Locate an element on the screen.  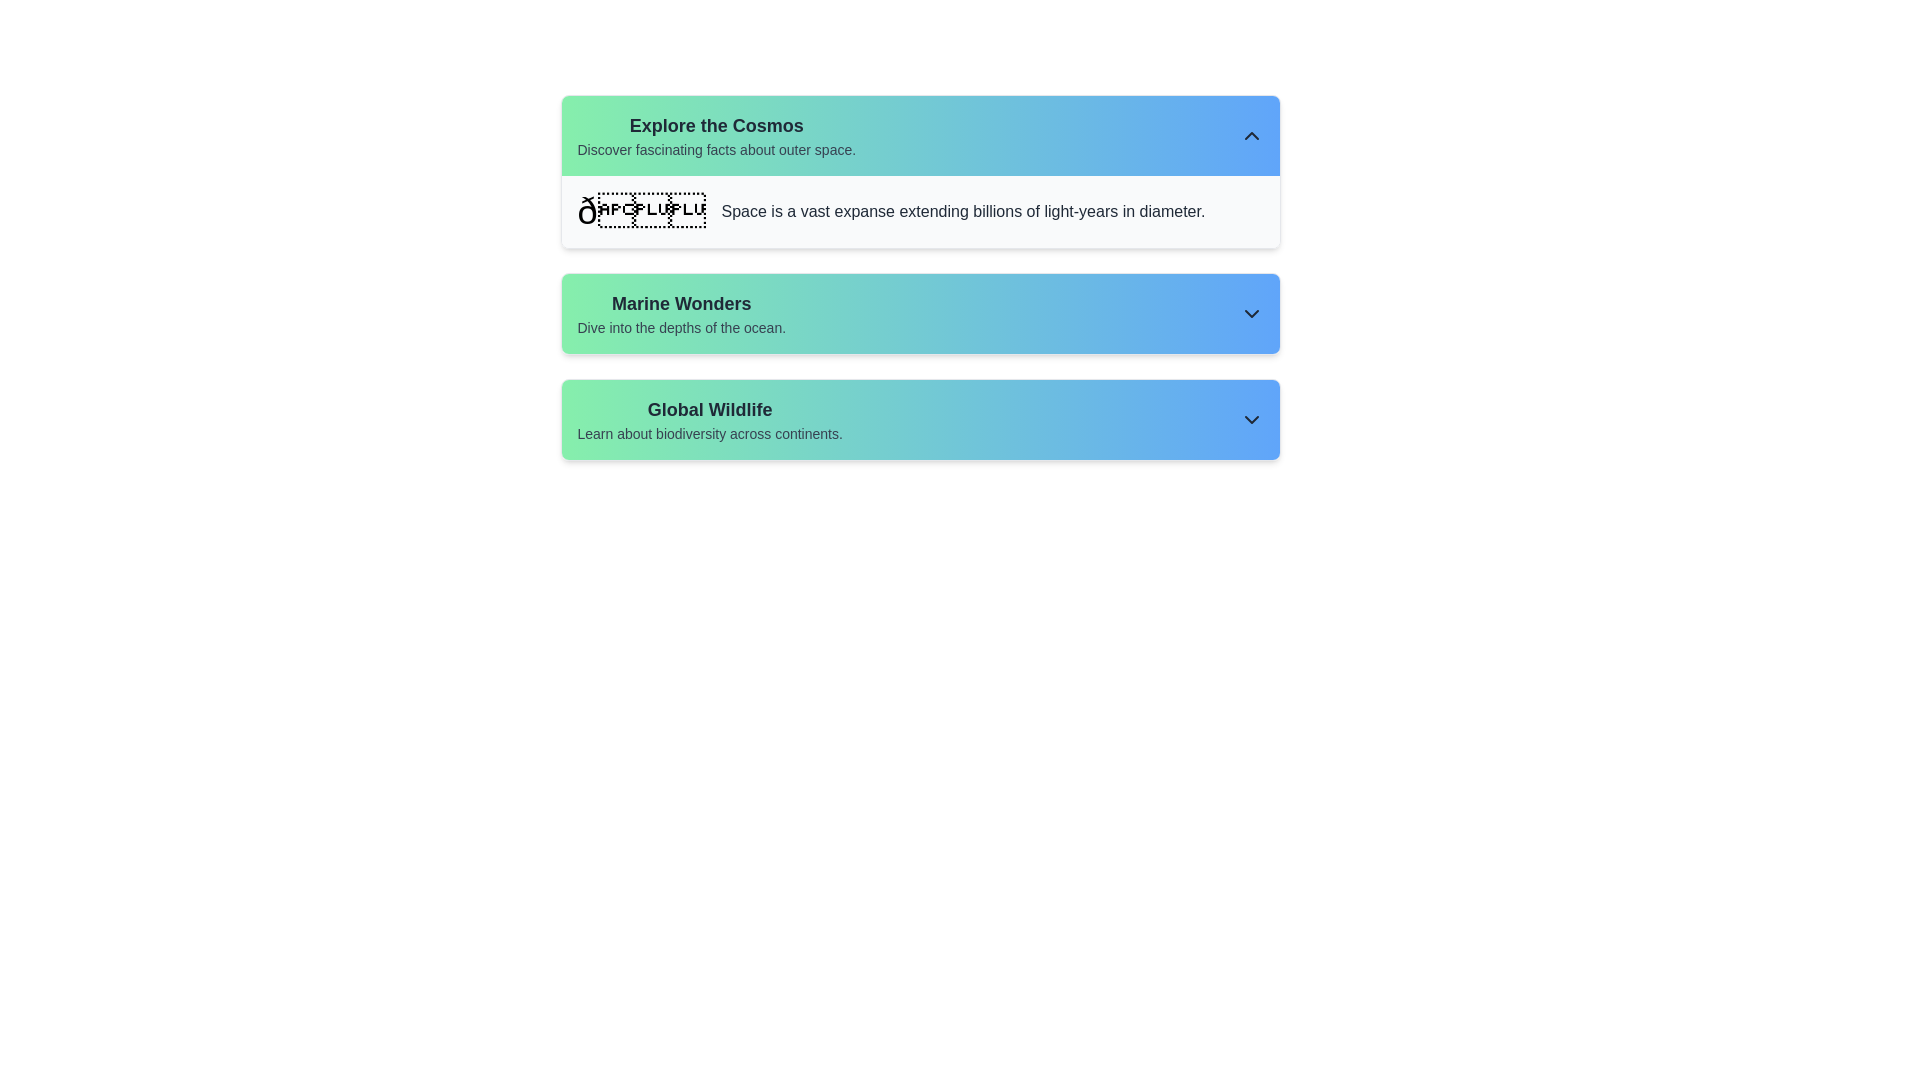
the Decorative emoji or icon at the beginning of the 'Explore the Cosmos' segment, which serves as a visual indicator for the content that follows is located at coordinates (641, 212).